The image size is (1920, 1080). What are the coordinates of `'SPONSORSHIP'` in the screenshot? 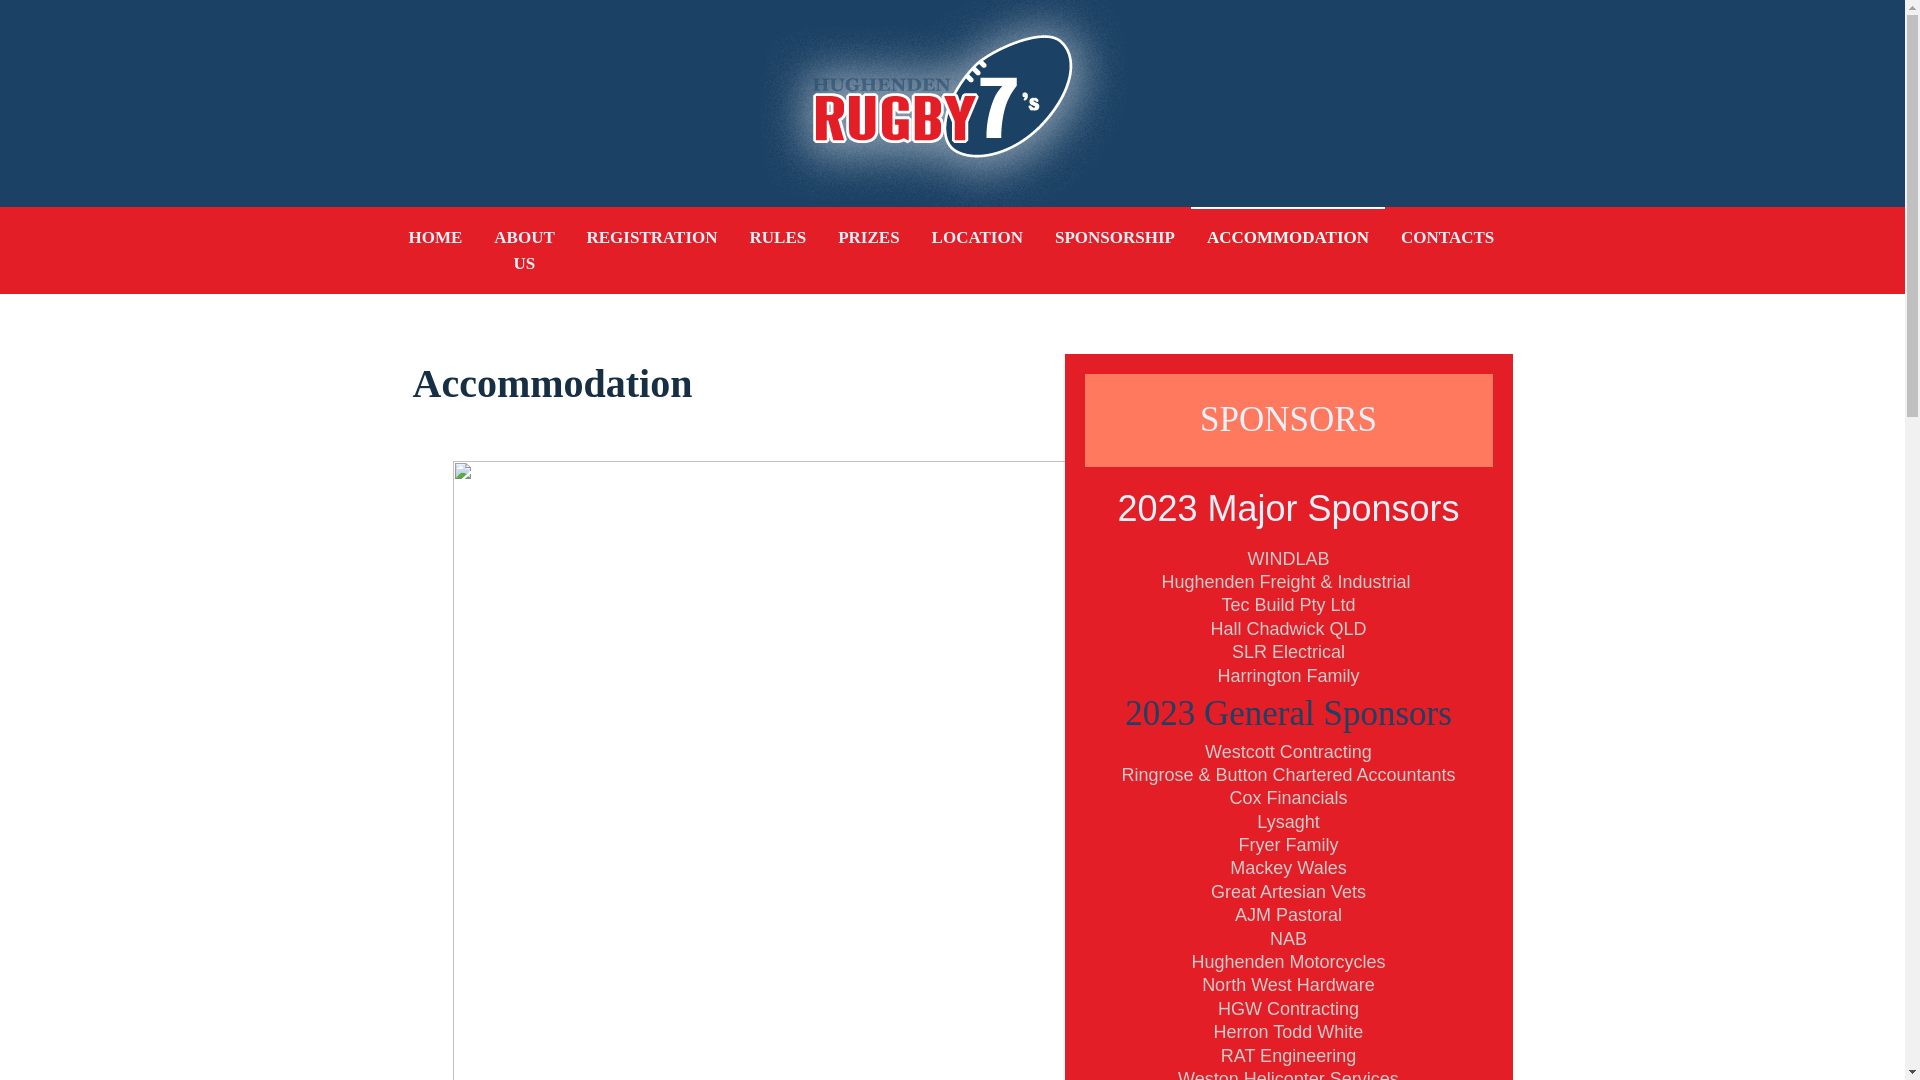 It's located at (1038, 237).